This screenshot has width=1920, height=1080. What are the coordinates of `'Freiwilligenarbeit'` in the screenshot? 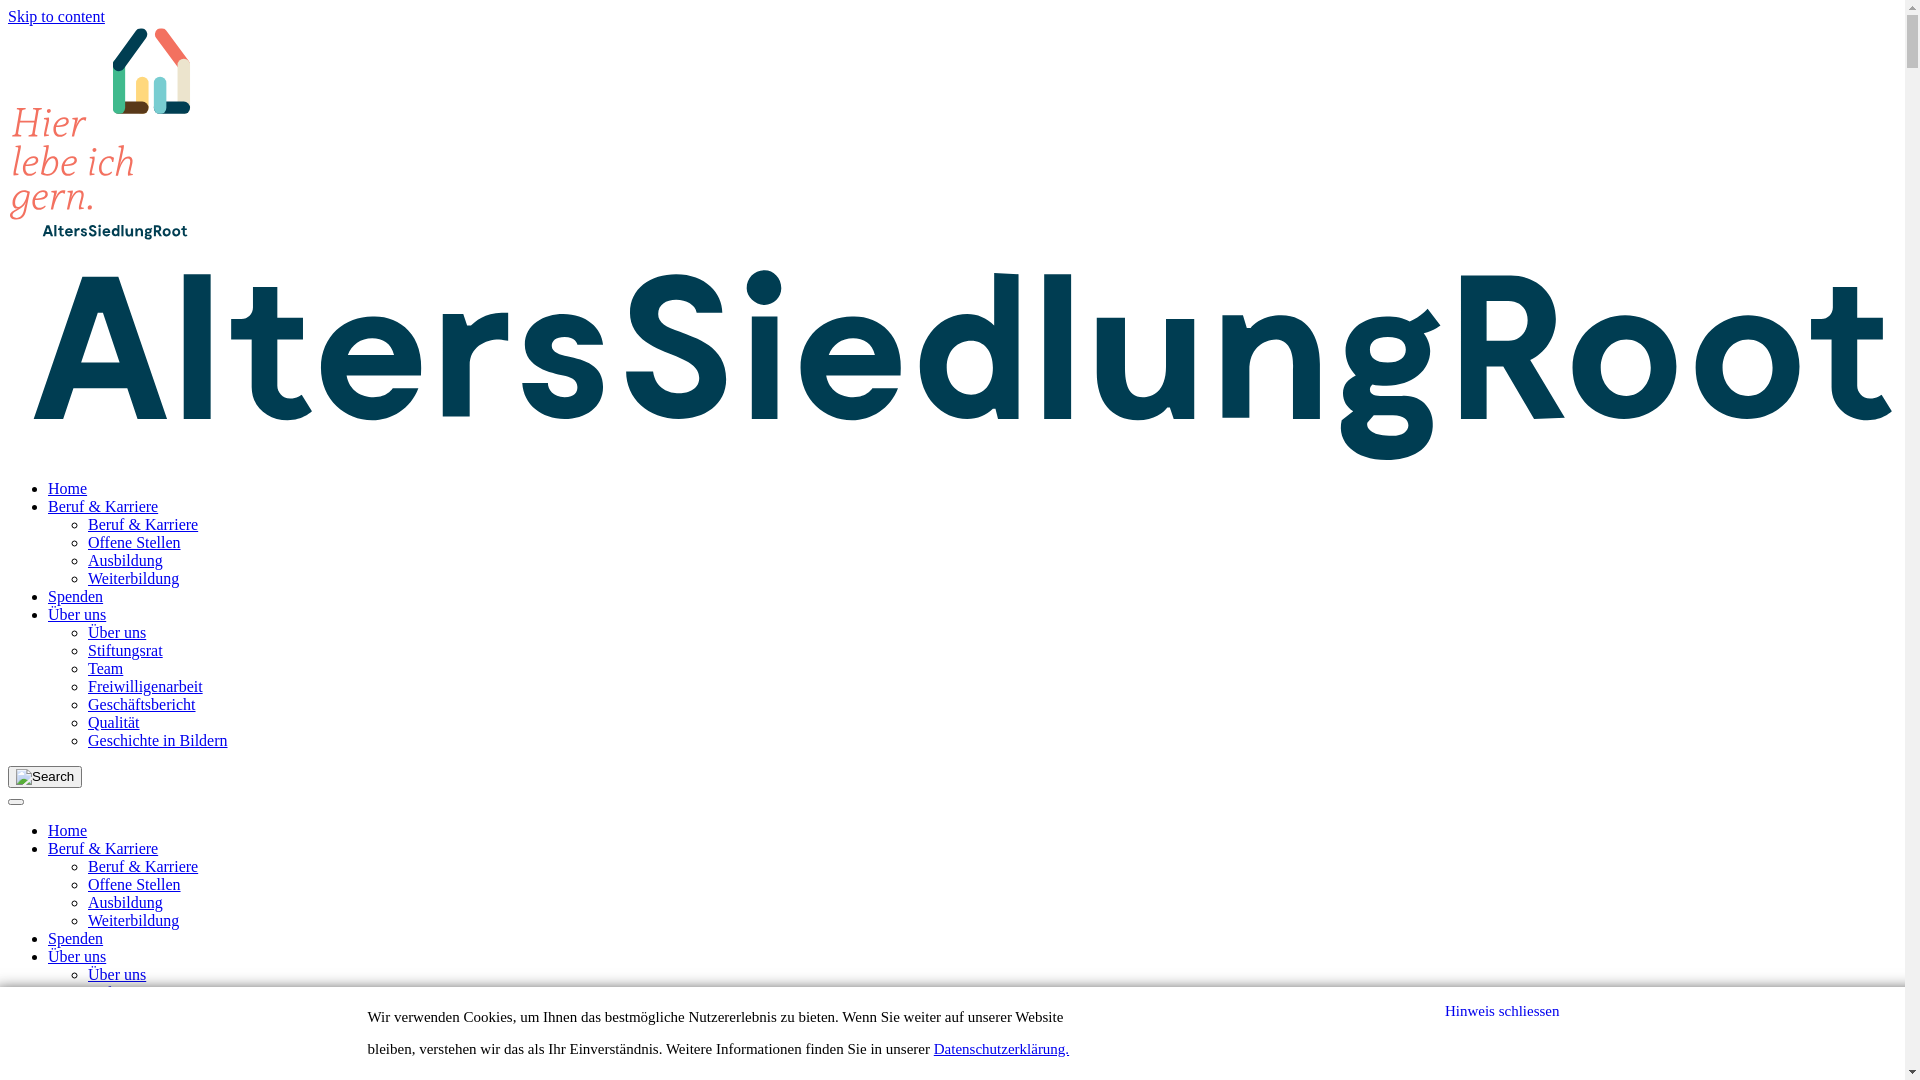 It's located at (144, 685).